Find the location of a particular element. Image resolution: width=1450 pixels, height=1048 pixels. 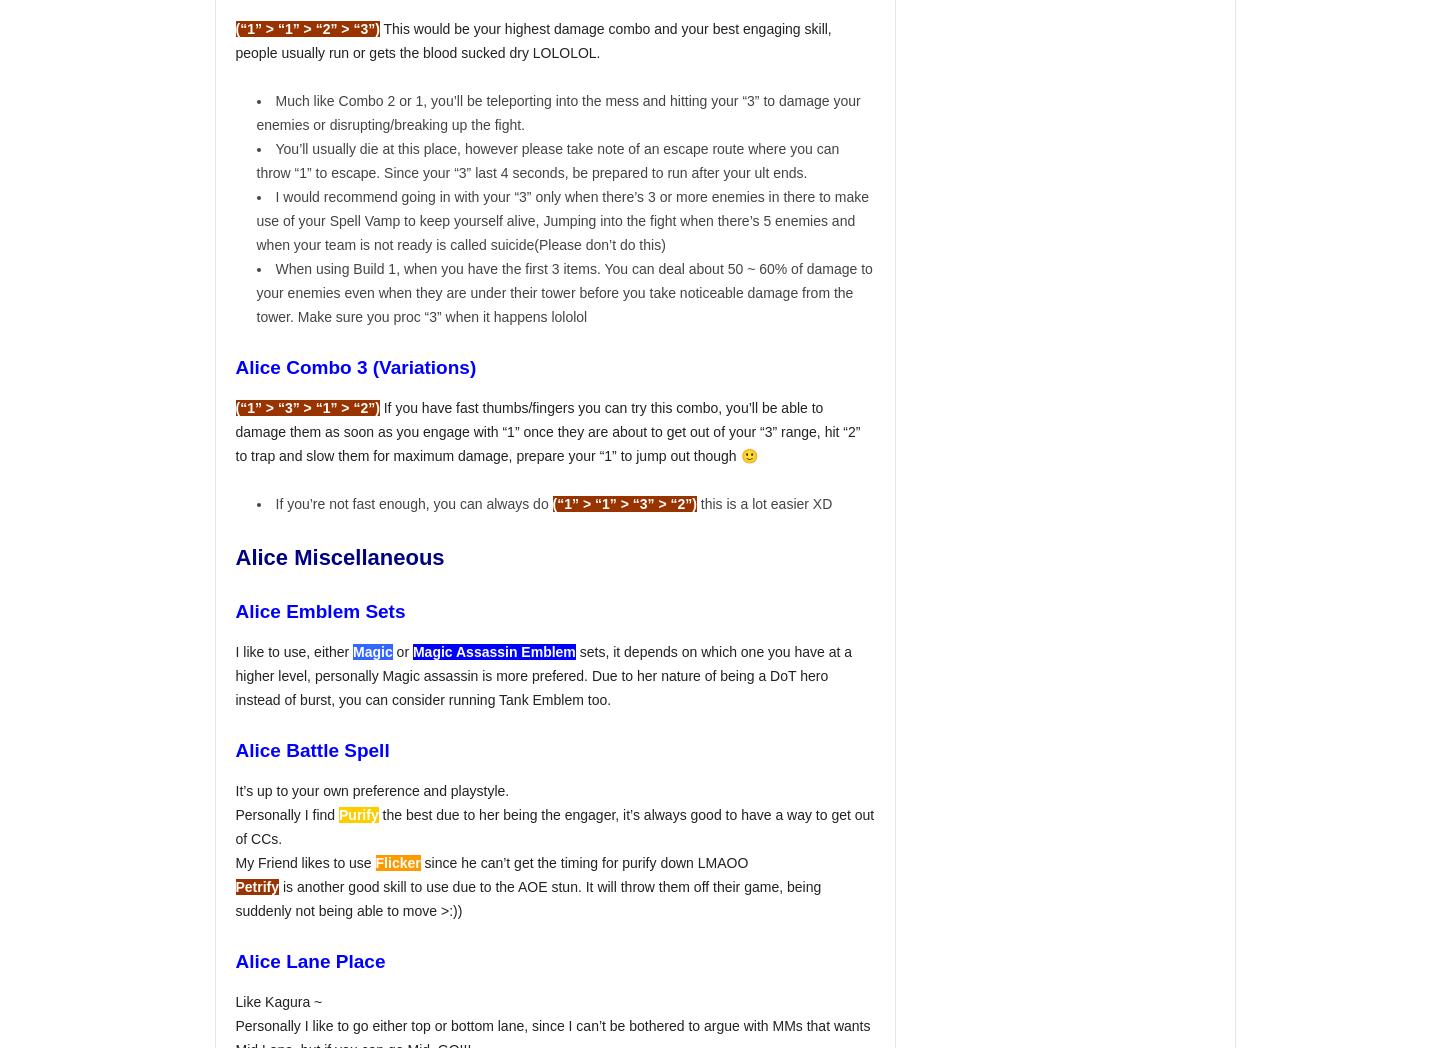

'I would recommend going in with your “3” only when there’s 3 or more enemies in there to make use of your Spell Vamp to keep yourself alive, Jumping into the fight when there’s 5 enemies and when your team is not ready is called suicide(Please don’t do this)' is located at coordinates (562, 221).